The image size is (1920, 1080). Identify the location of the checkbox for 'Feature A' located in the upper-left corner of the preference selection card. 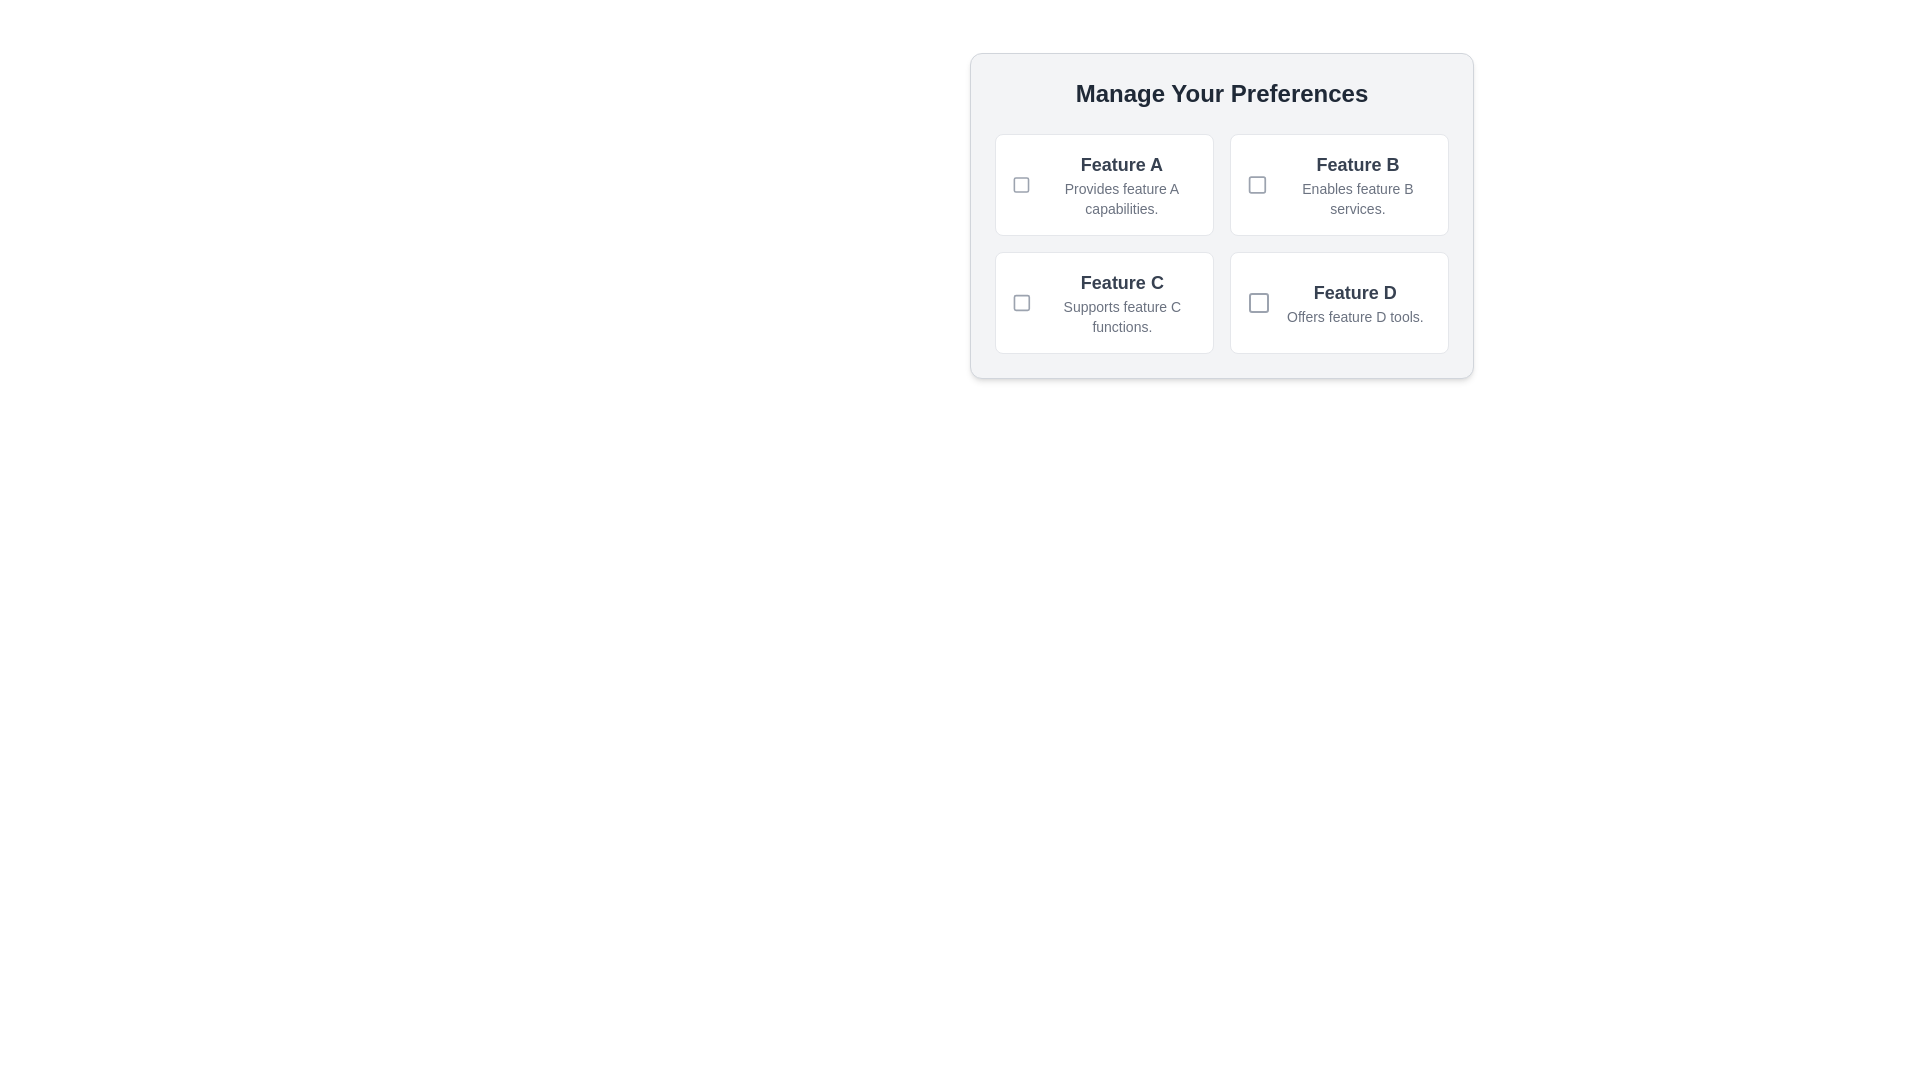
(1021, 185).